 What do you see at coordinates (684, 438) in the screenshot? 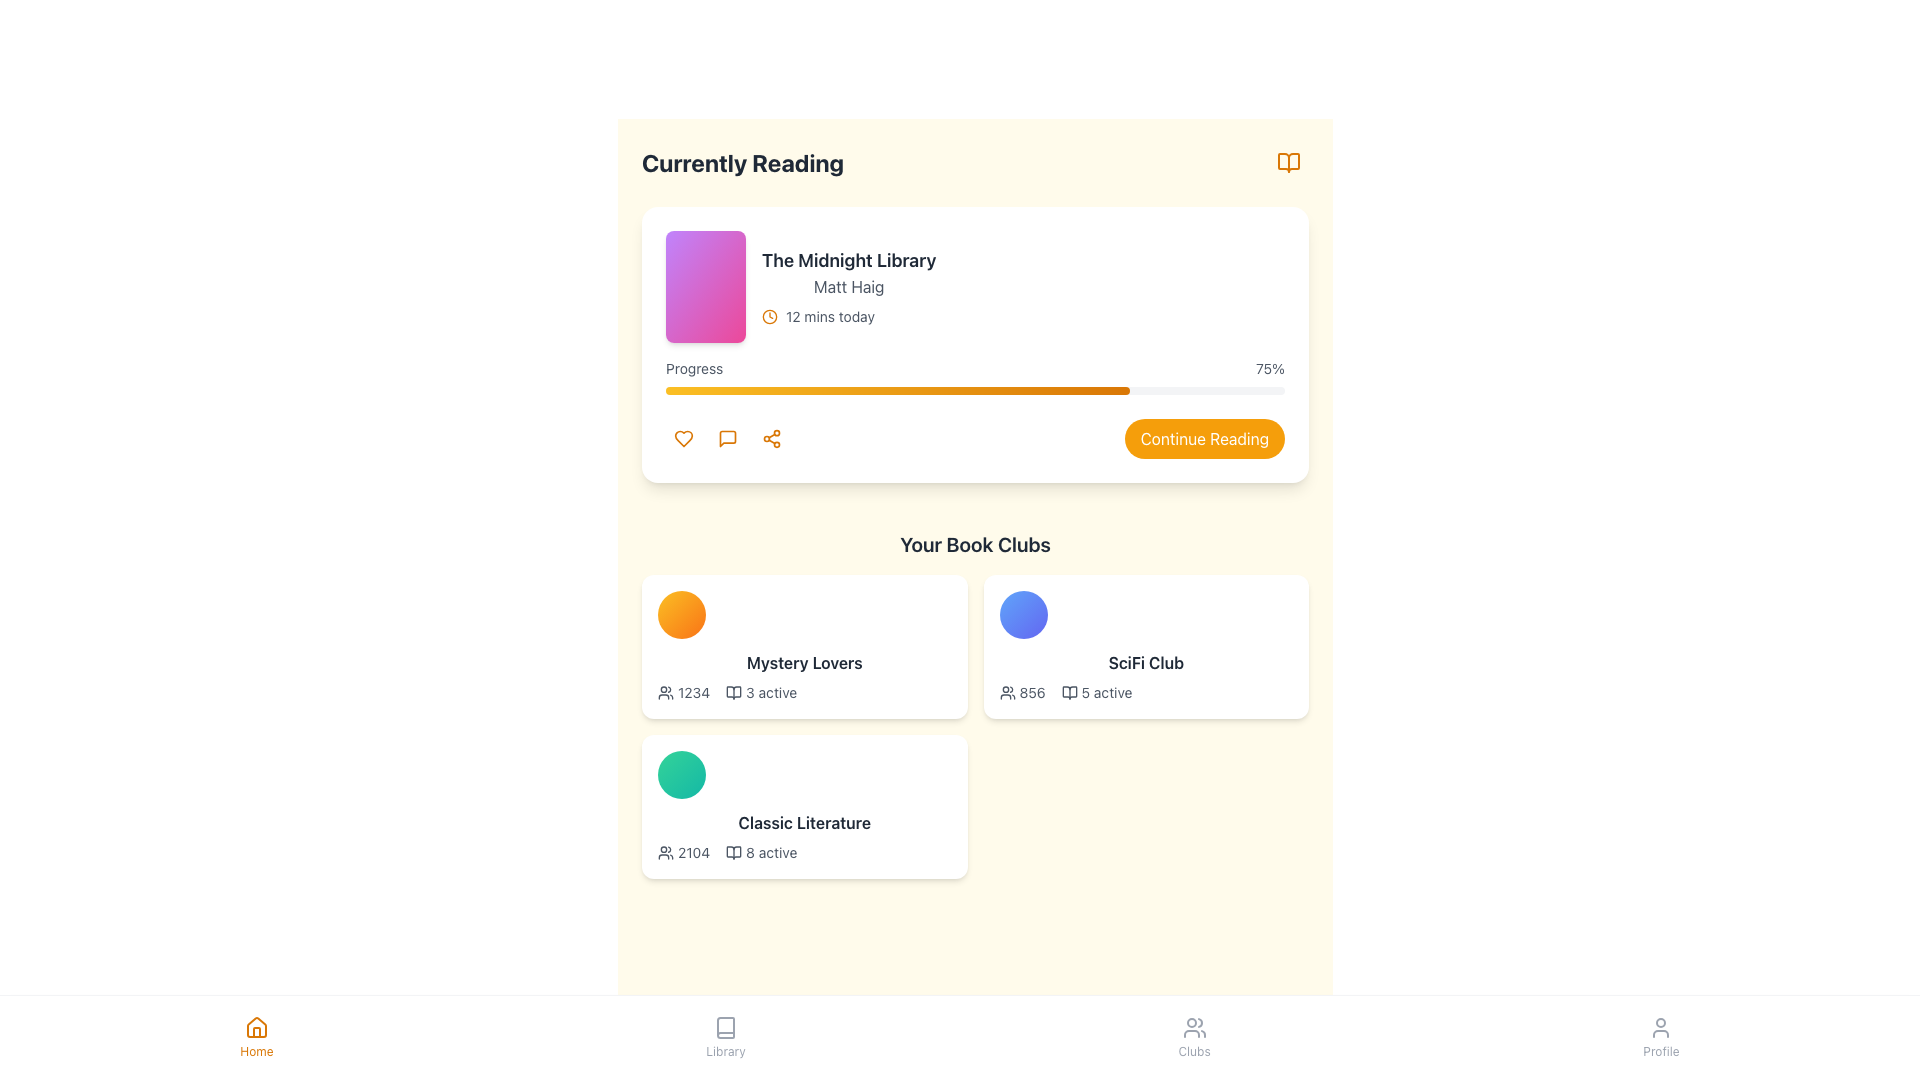
I see `the heart icon located in the 'Currently Reading' card, positioned near the bottom-left corner below the progress bar to like or favorite the item` at bounding box center [684, 438].